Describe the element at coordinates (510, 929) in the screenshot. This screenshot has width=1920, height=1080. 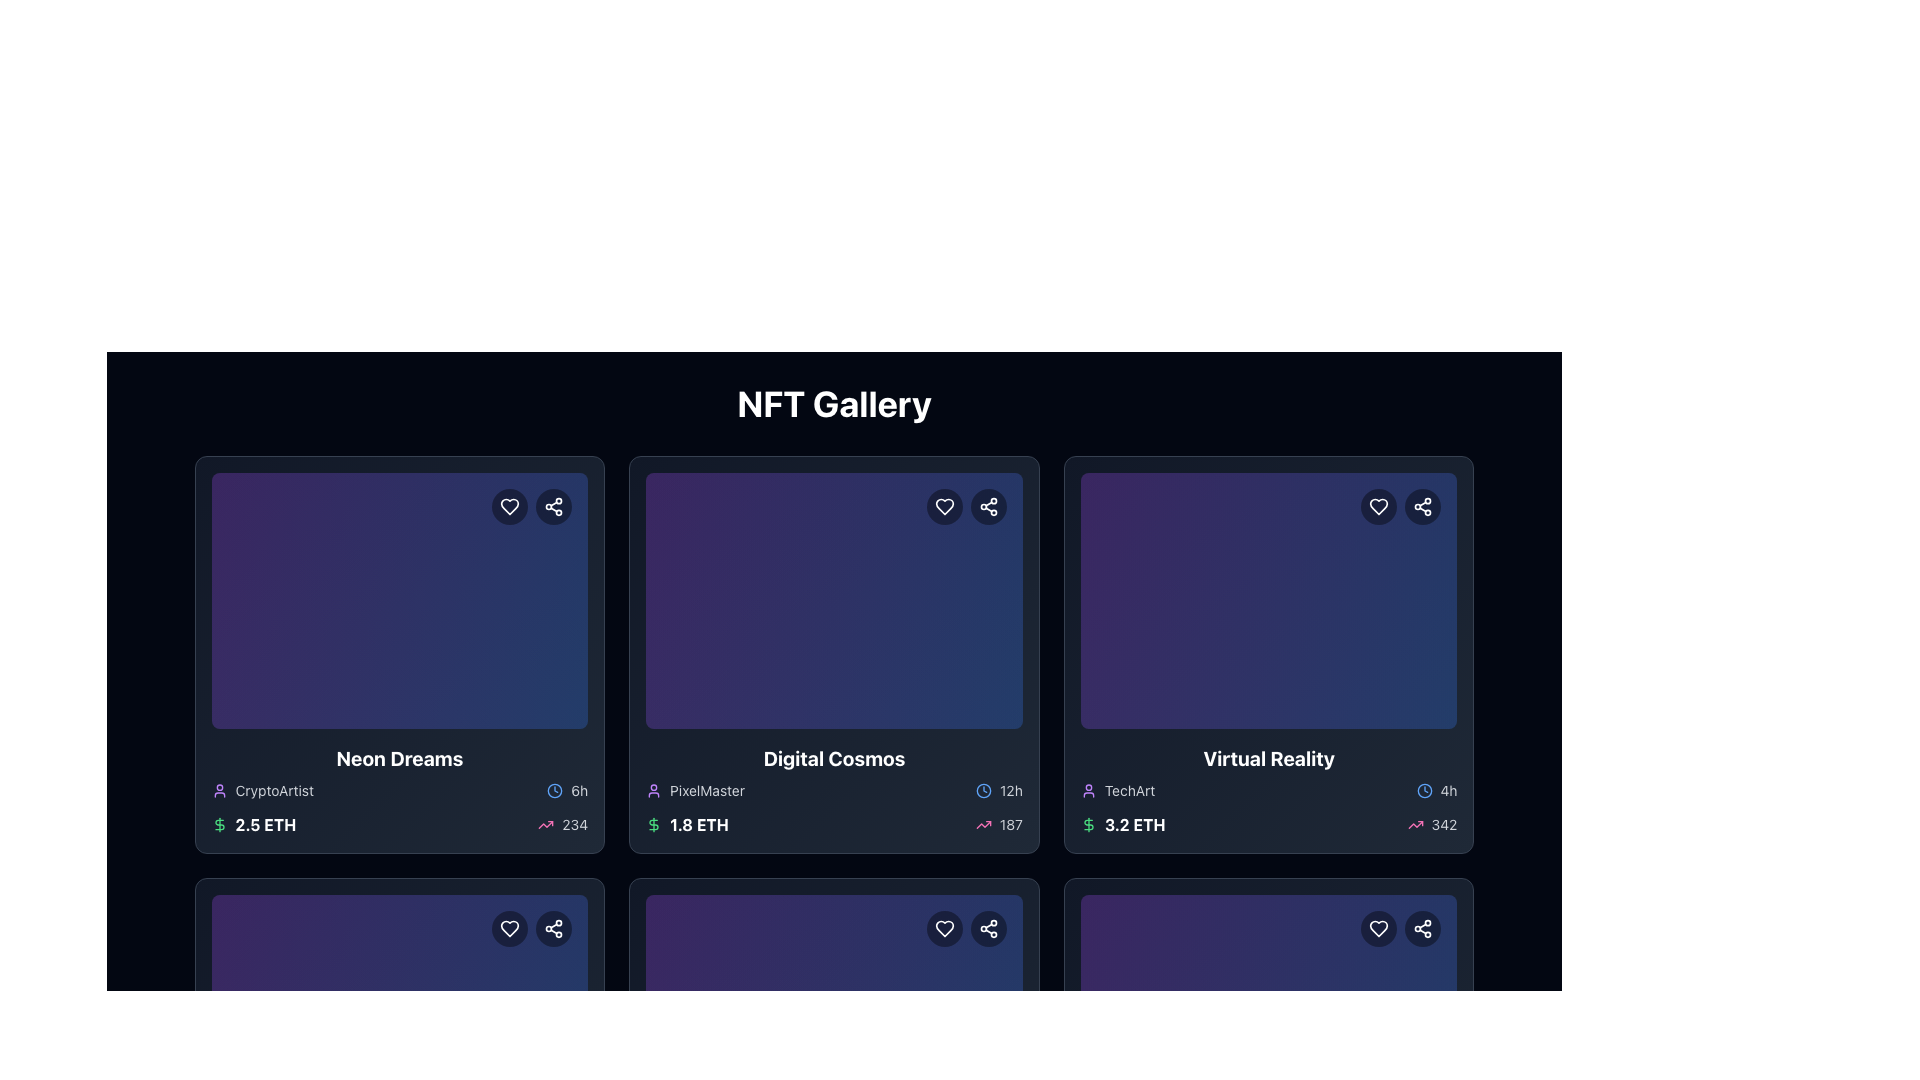
I see `the heart-shaped icon with a white color on a dark circular background located in the top-right corner of the card component to emphasize it` at that location.